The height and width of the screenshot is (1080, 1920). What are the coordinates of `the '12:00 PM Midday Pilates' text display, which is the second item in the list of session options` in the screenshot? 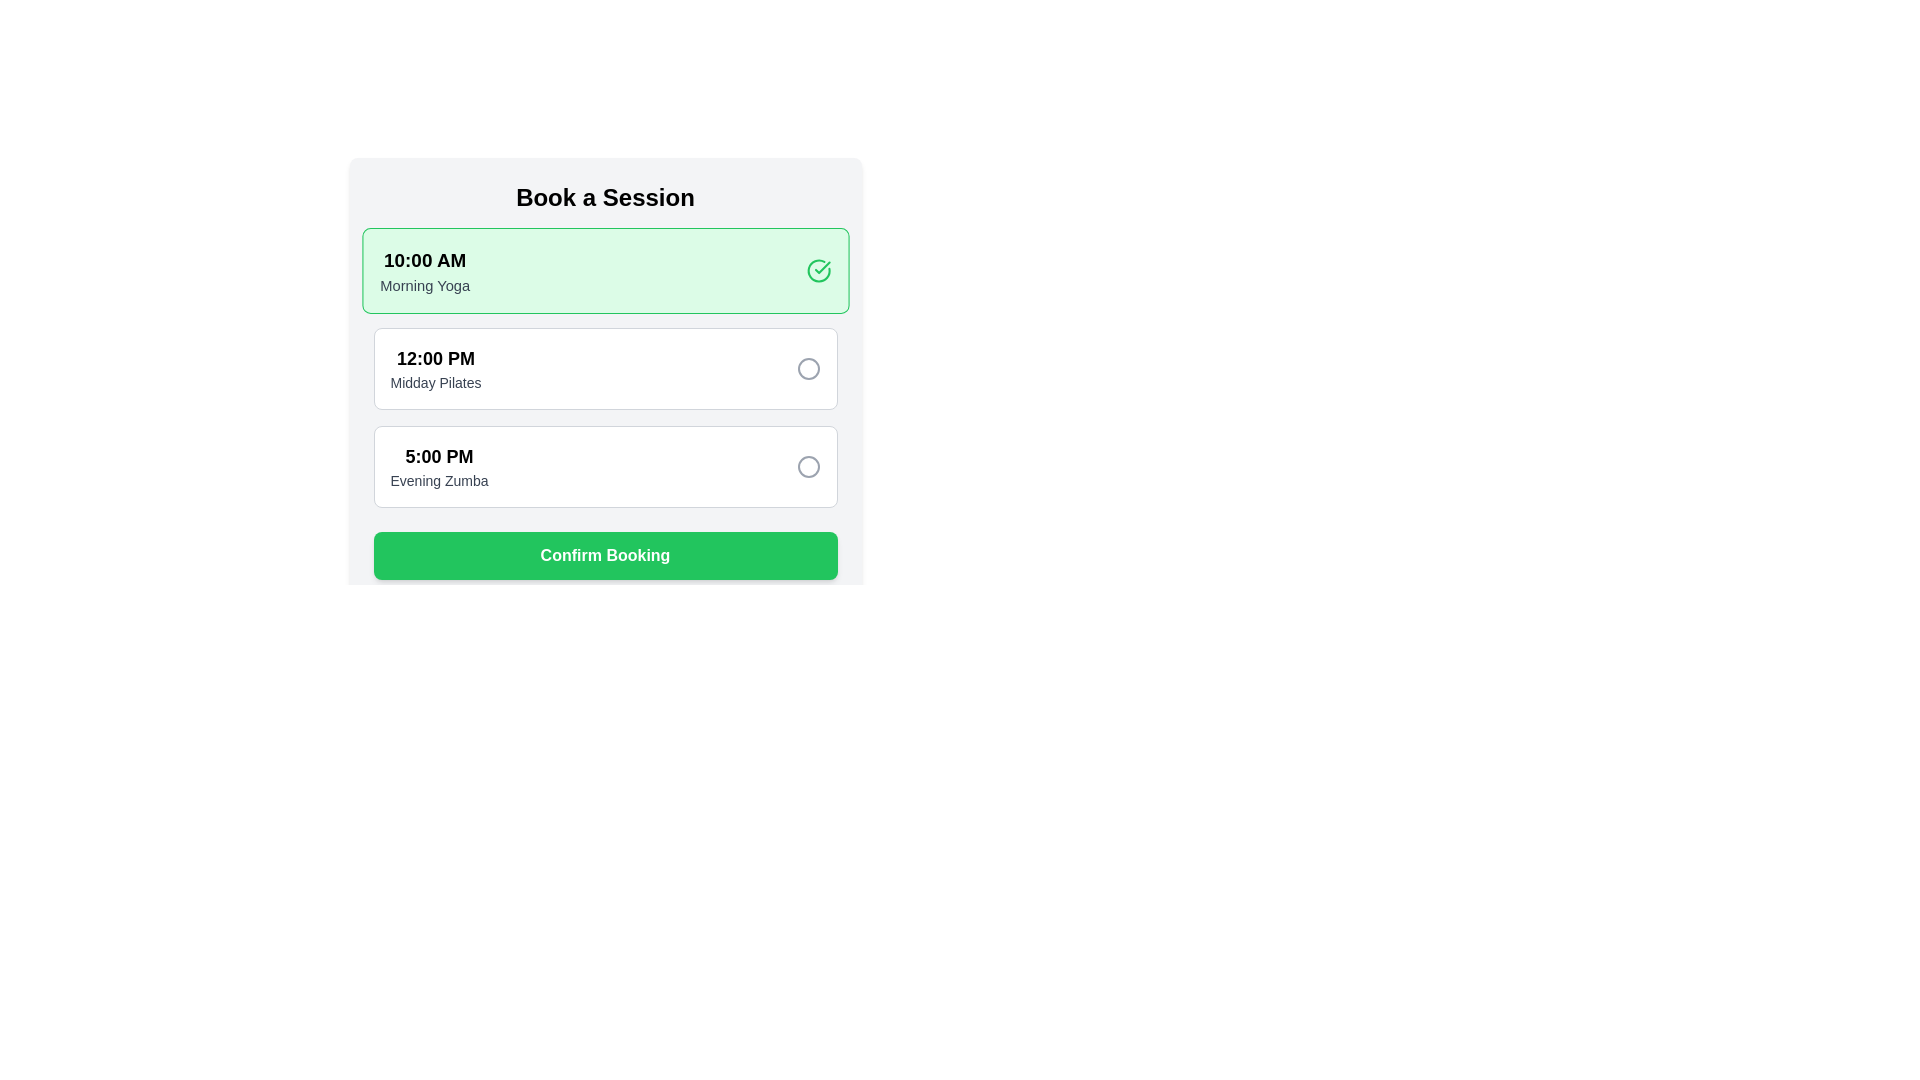 It's located at (435, 369).